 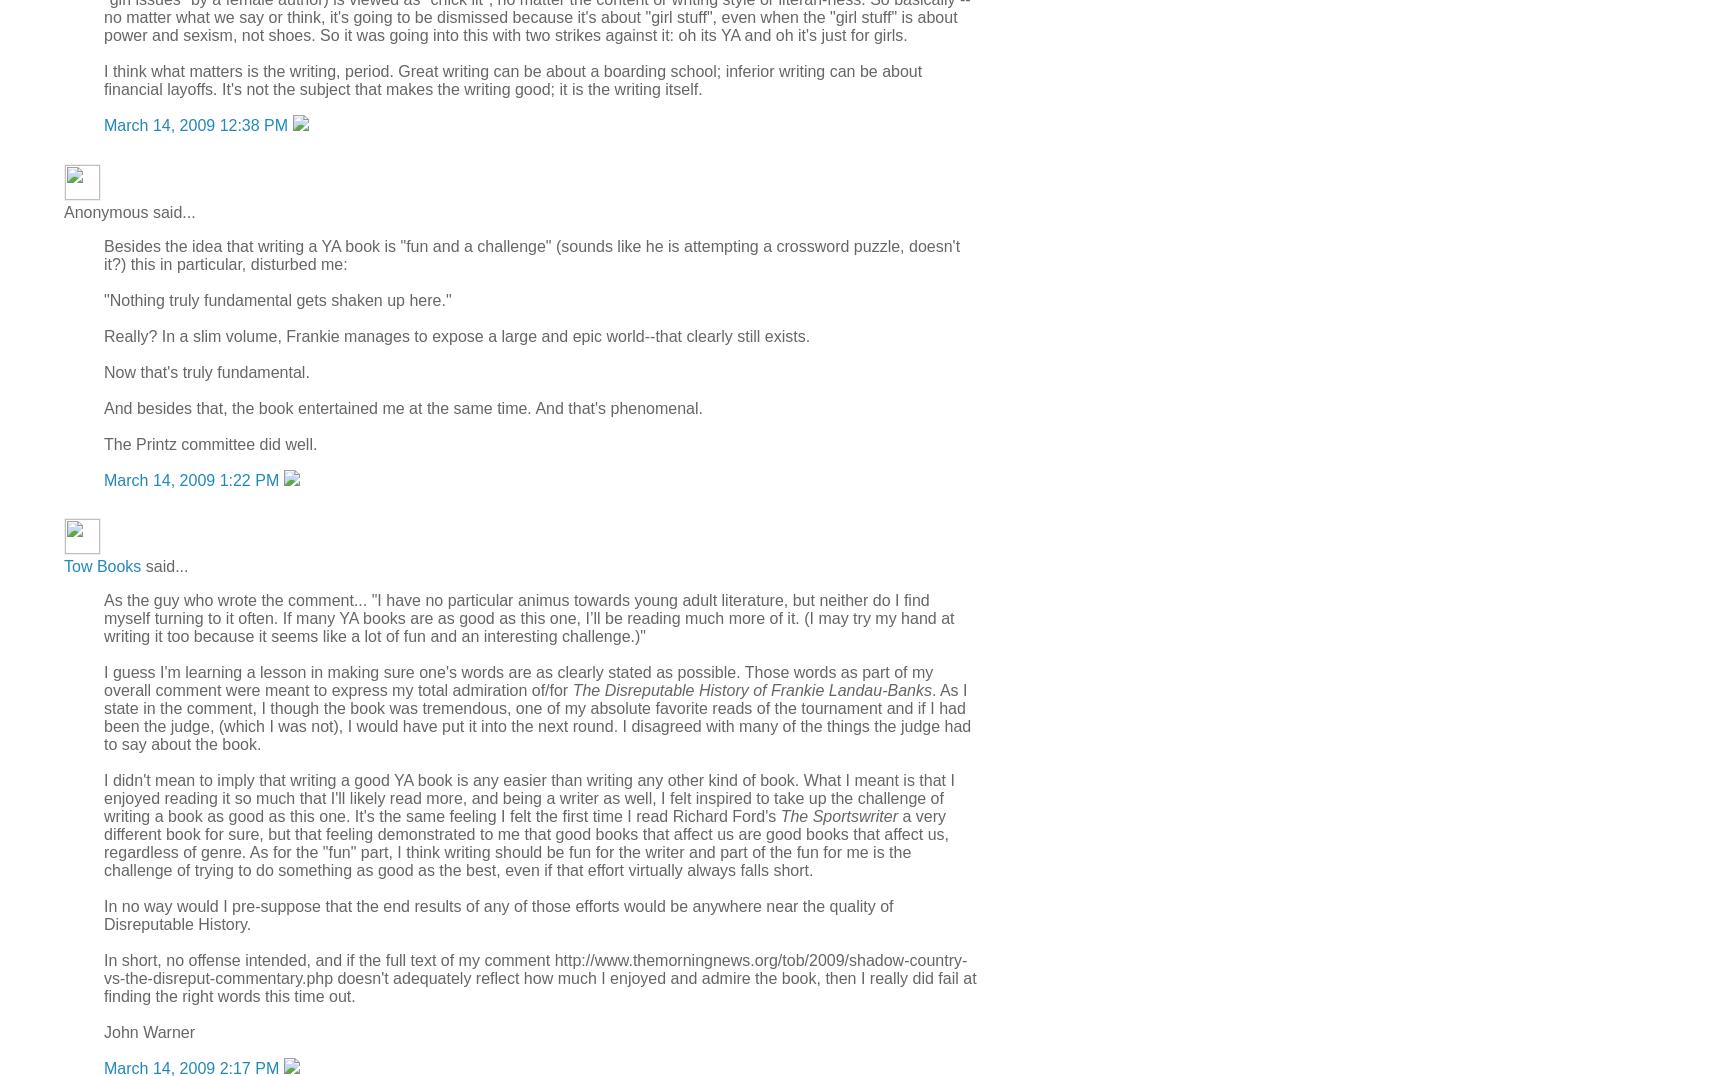 I want to click on 'March 14, 2009 1:22 PM', so click(x=103, y=478).